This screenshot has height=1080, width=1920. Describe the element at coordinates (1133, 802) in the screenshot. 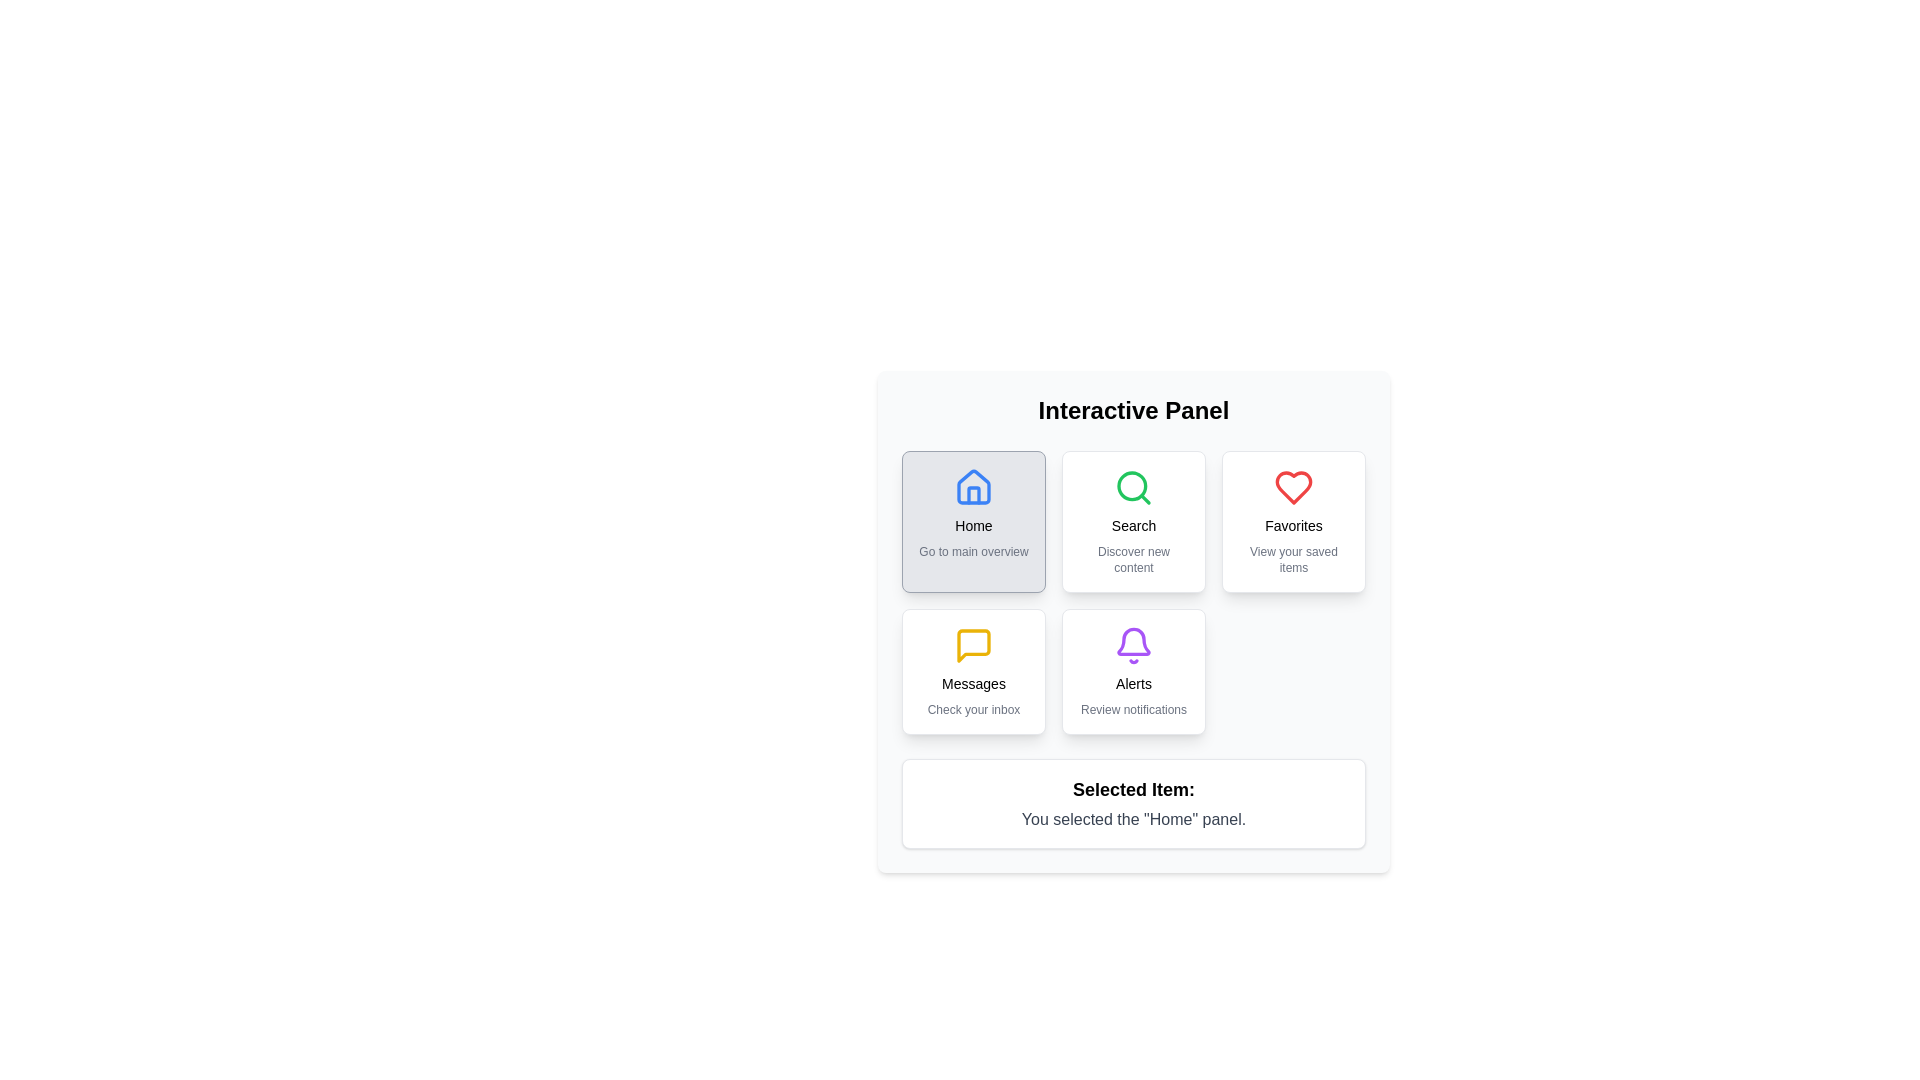

I see `the rectangular informational box with a white background that displays the text 'Selected Item:' in bold and 'You selected the "Home" panel.' centered inside` at that location.